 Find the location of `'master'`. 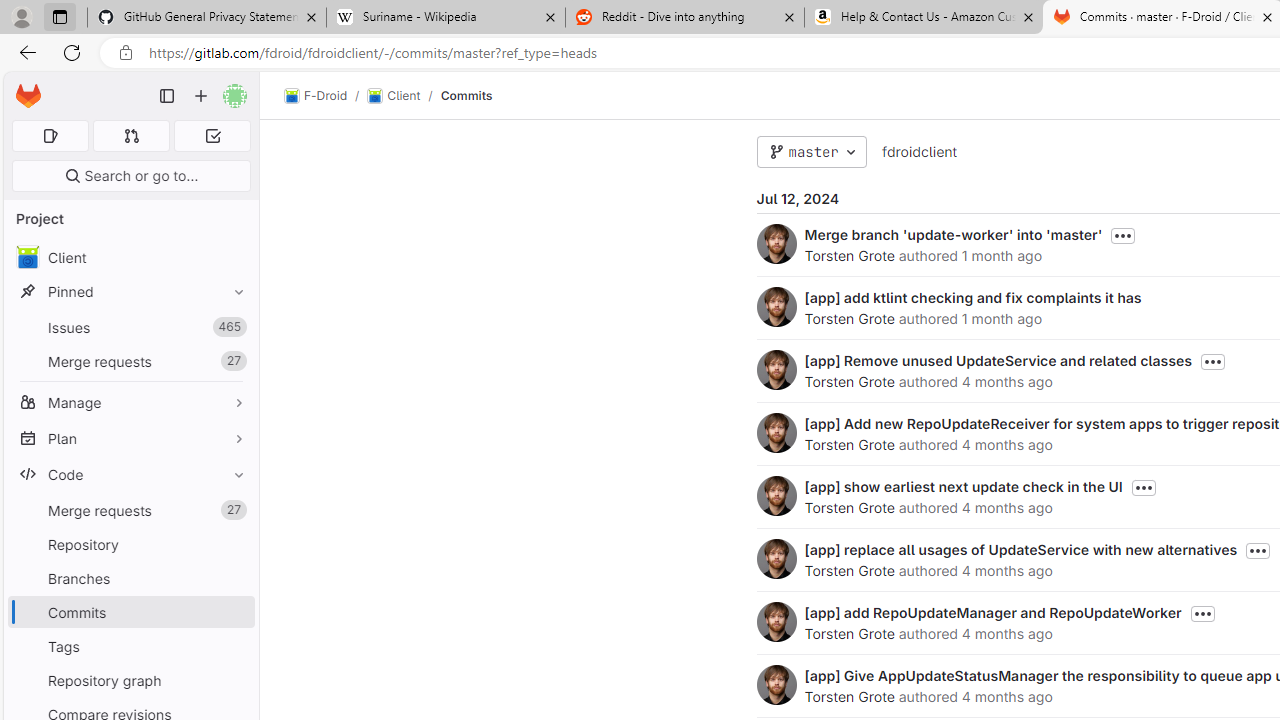

'master' is located at coordinates (811, 150).